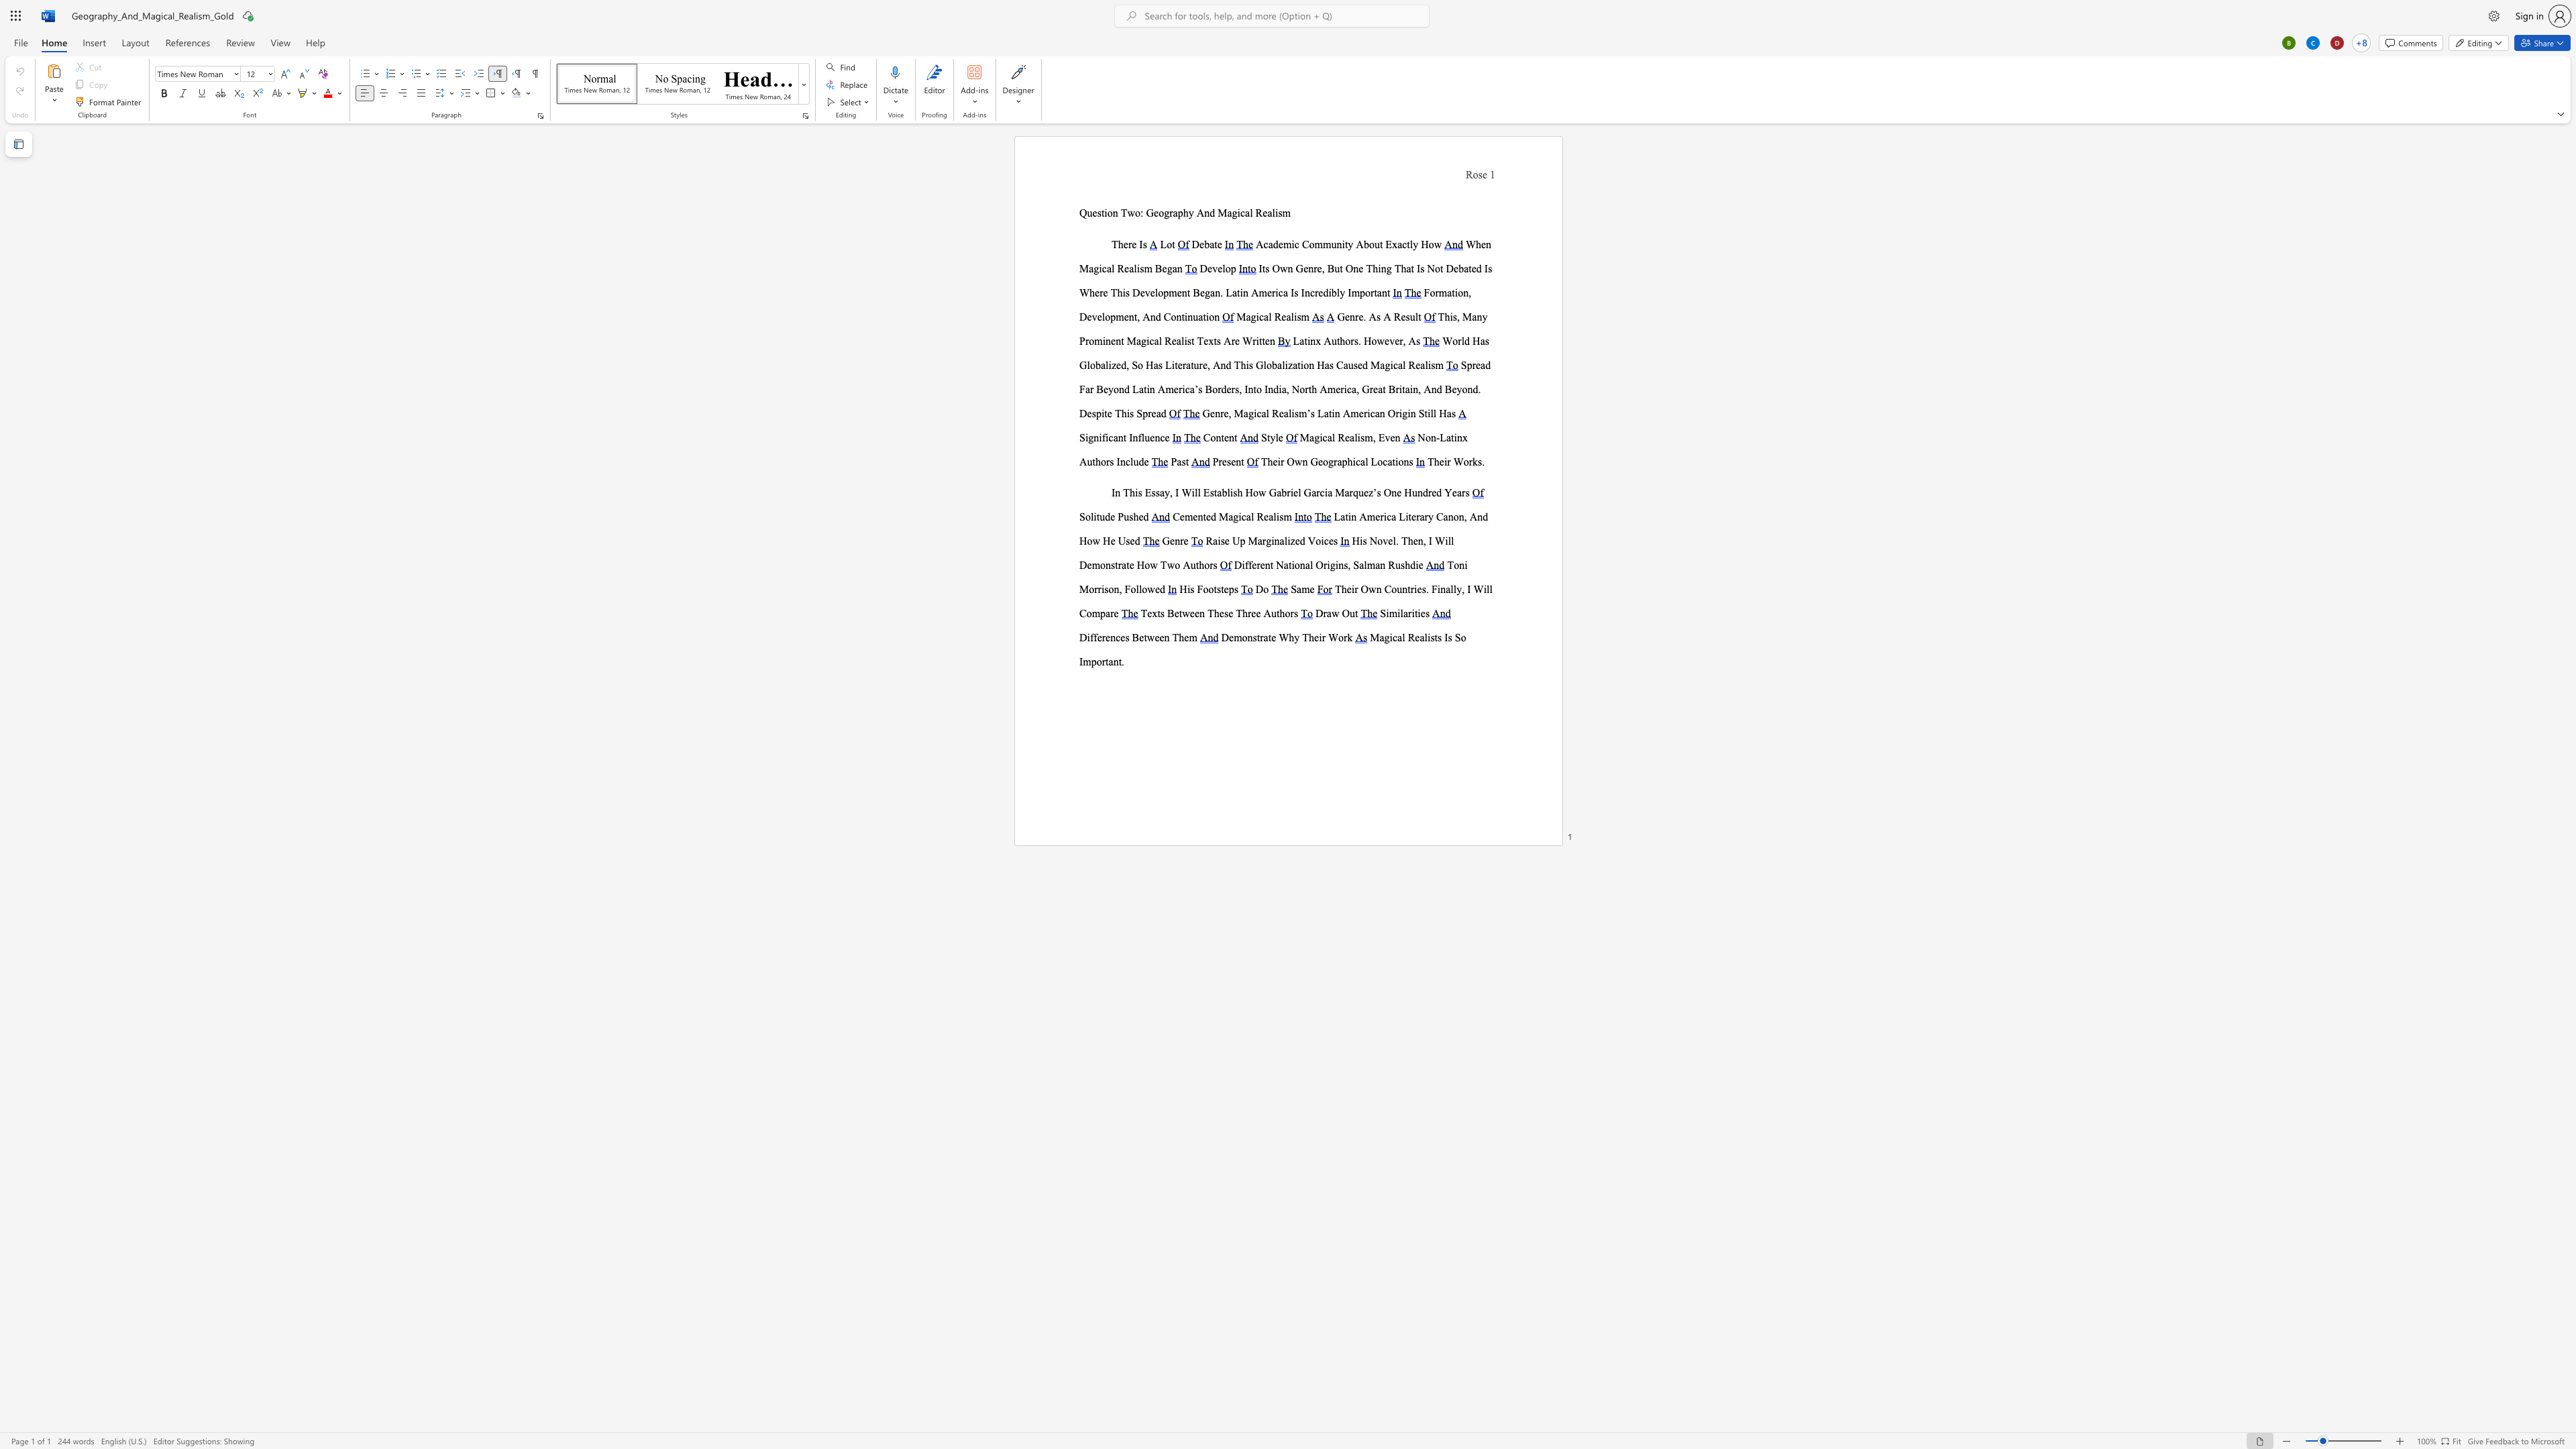 Image resolution: width=2576 pixels, height=1449 pixels. What do you see at coordinates (1307, 341) in the screenshot?
I see `the space between the continuous character "t" and "i" in the text` at bounding box center [1307, 341].